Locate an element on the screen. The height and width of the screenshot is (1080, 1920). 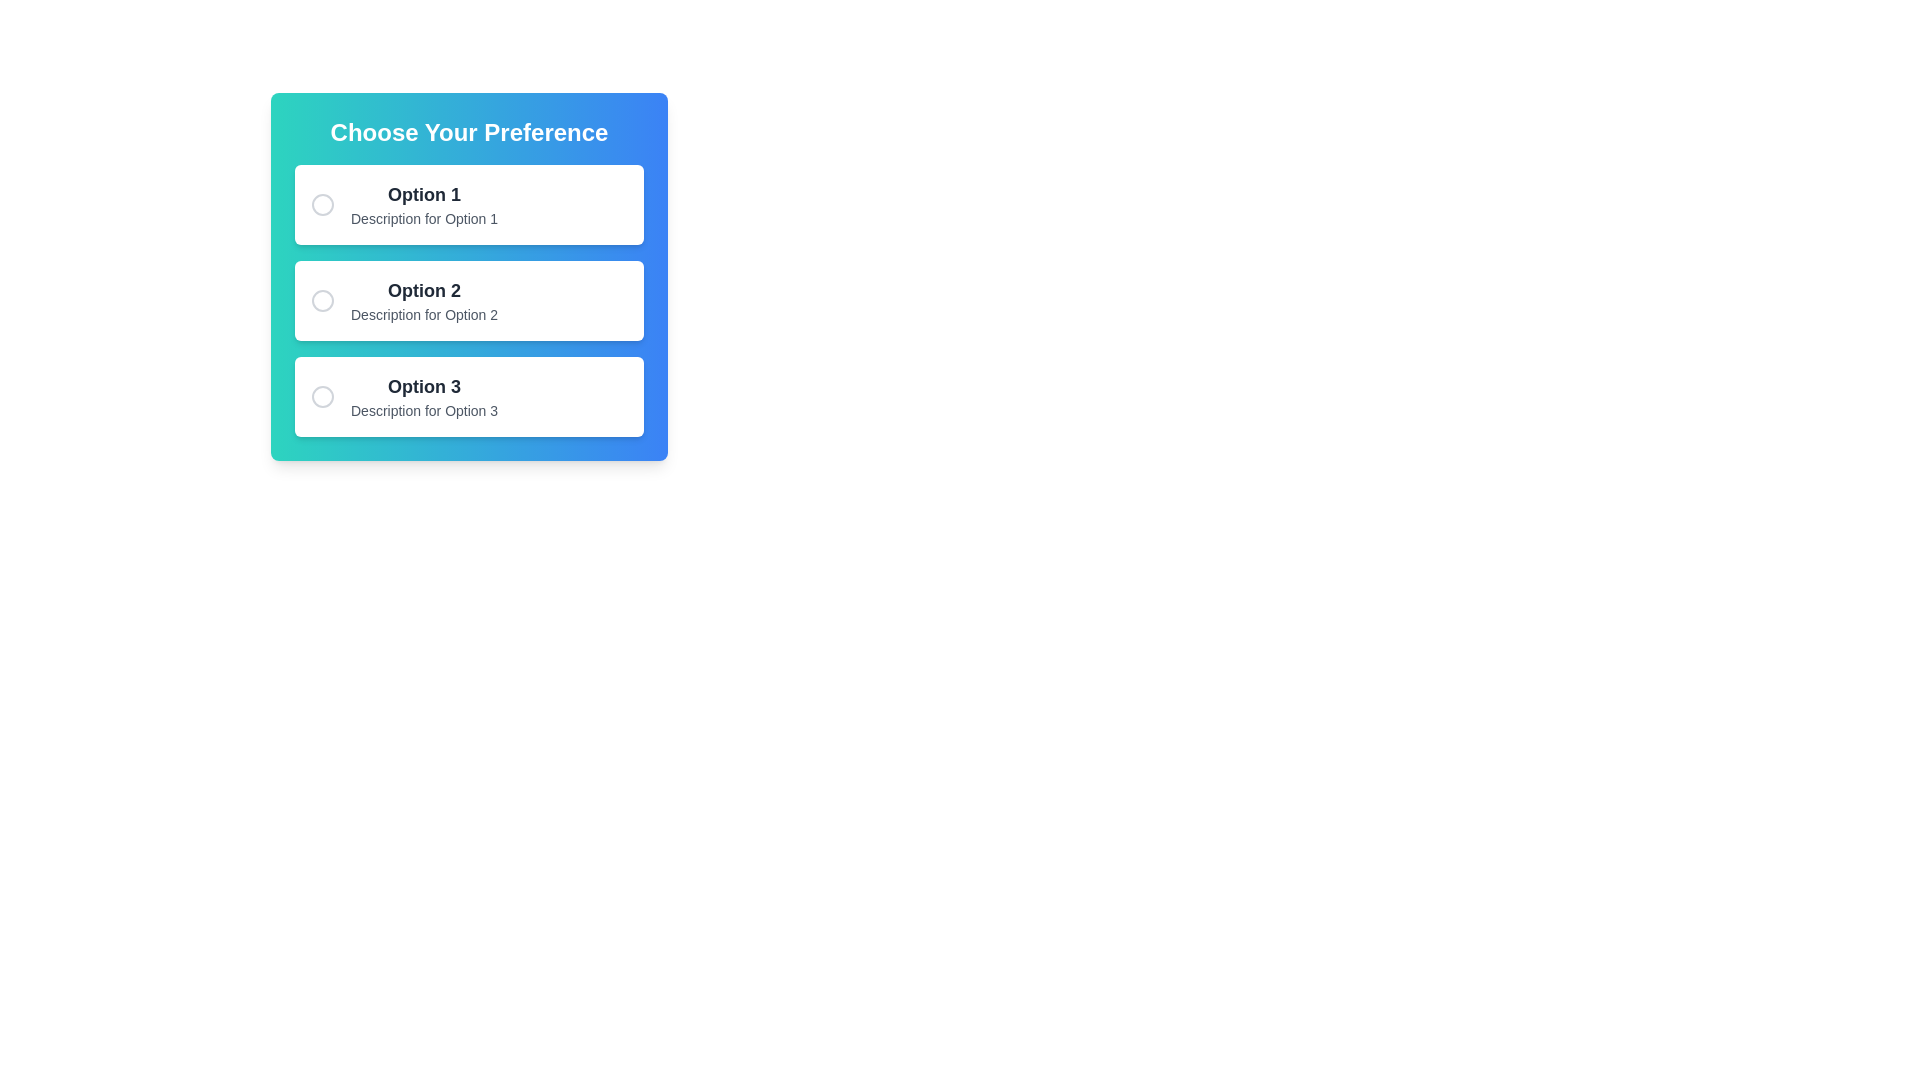
the radio button icon located to the left of the text 'Option 3' in the bottom section of the options list is located at coordinates (322, 397).